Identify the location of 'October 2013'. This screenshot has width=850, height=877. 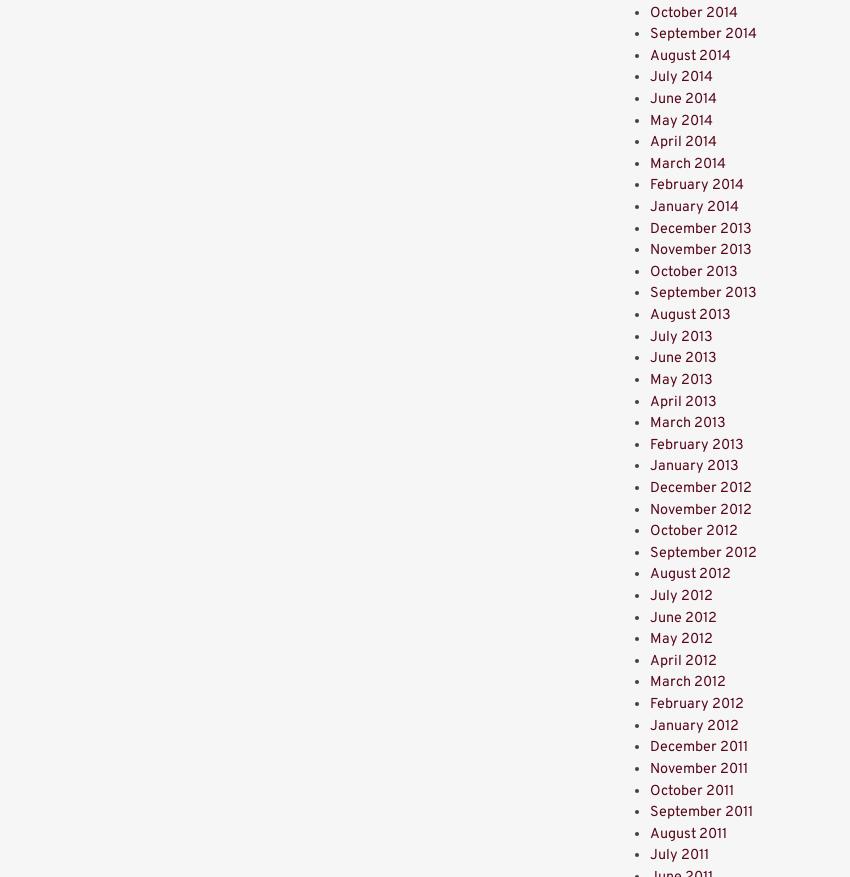
(693, 271).